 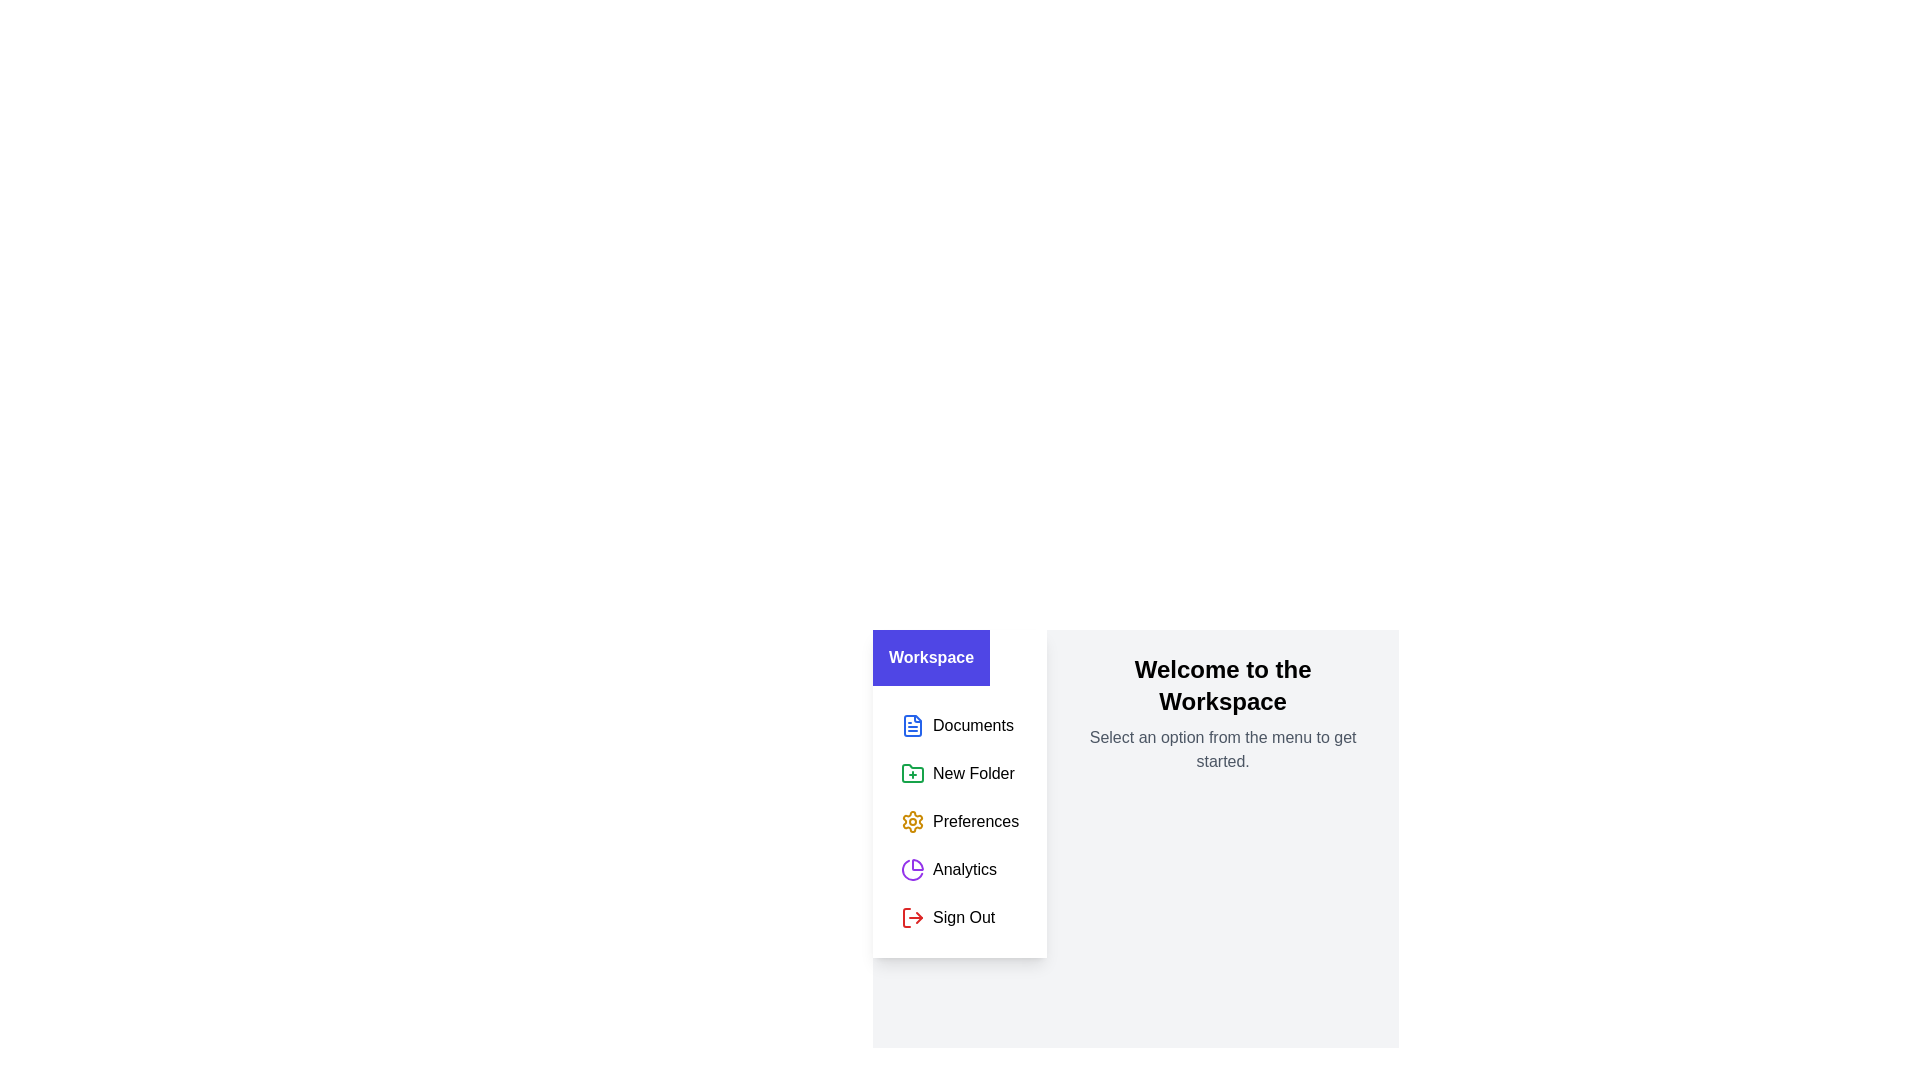 What do you see at coordinates (960, 918) in the screenshot?
I see `the menu item Sign Out to select it` at bounding box center [960, 918].